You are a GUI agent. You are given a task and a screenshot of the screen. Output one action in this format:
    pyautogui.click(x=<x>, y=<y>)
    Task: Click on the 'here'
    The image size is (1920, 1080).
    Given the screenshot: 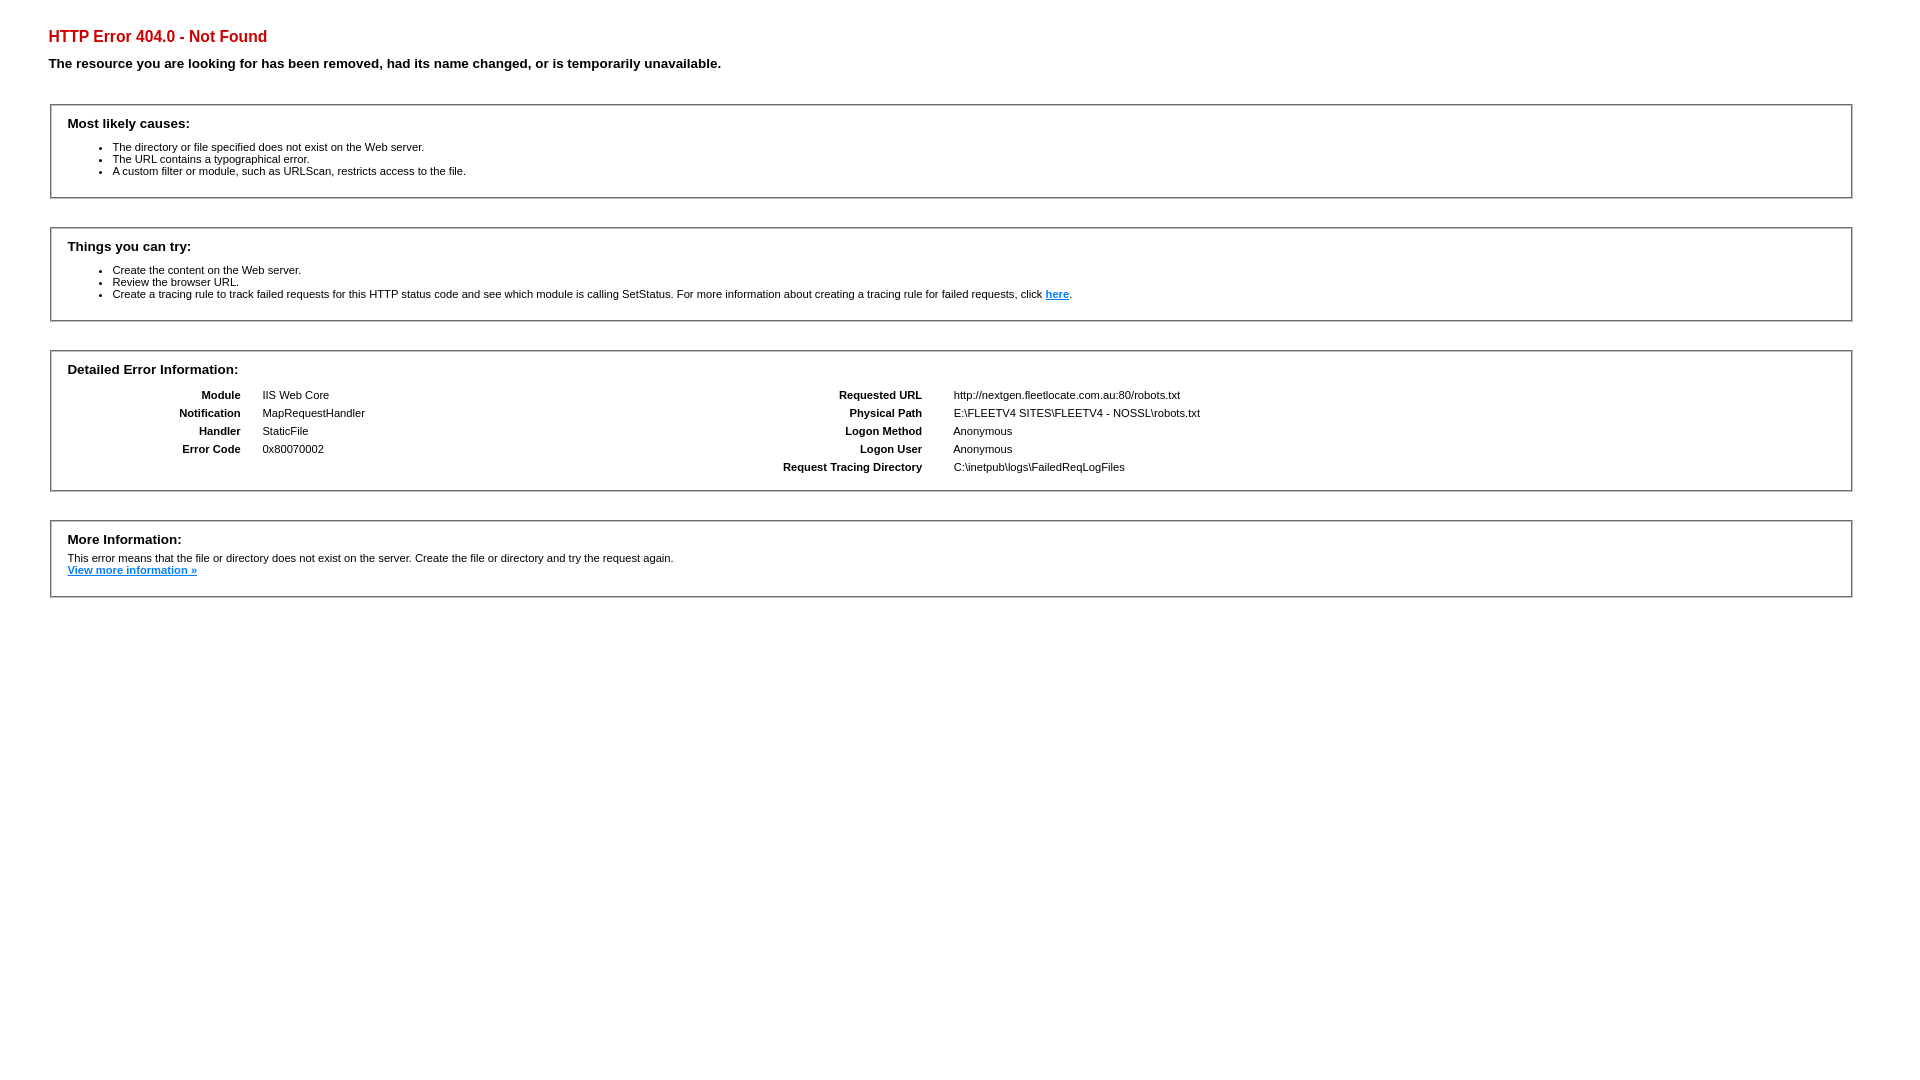 What is the action you would take?
    pyautogui.click(x=1056, y=293)
    